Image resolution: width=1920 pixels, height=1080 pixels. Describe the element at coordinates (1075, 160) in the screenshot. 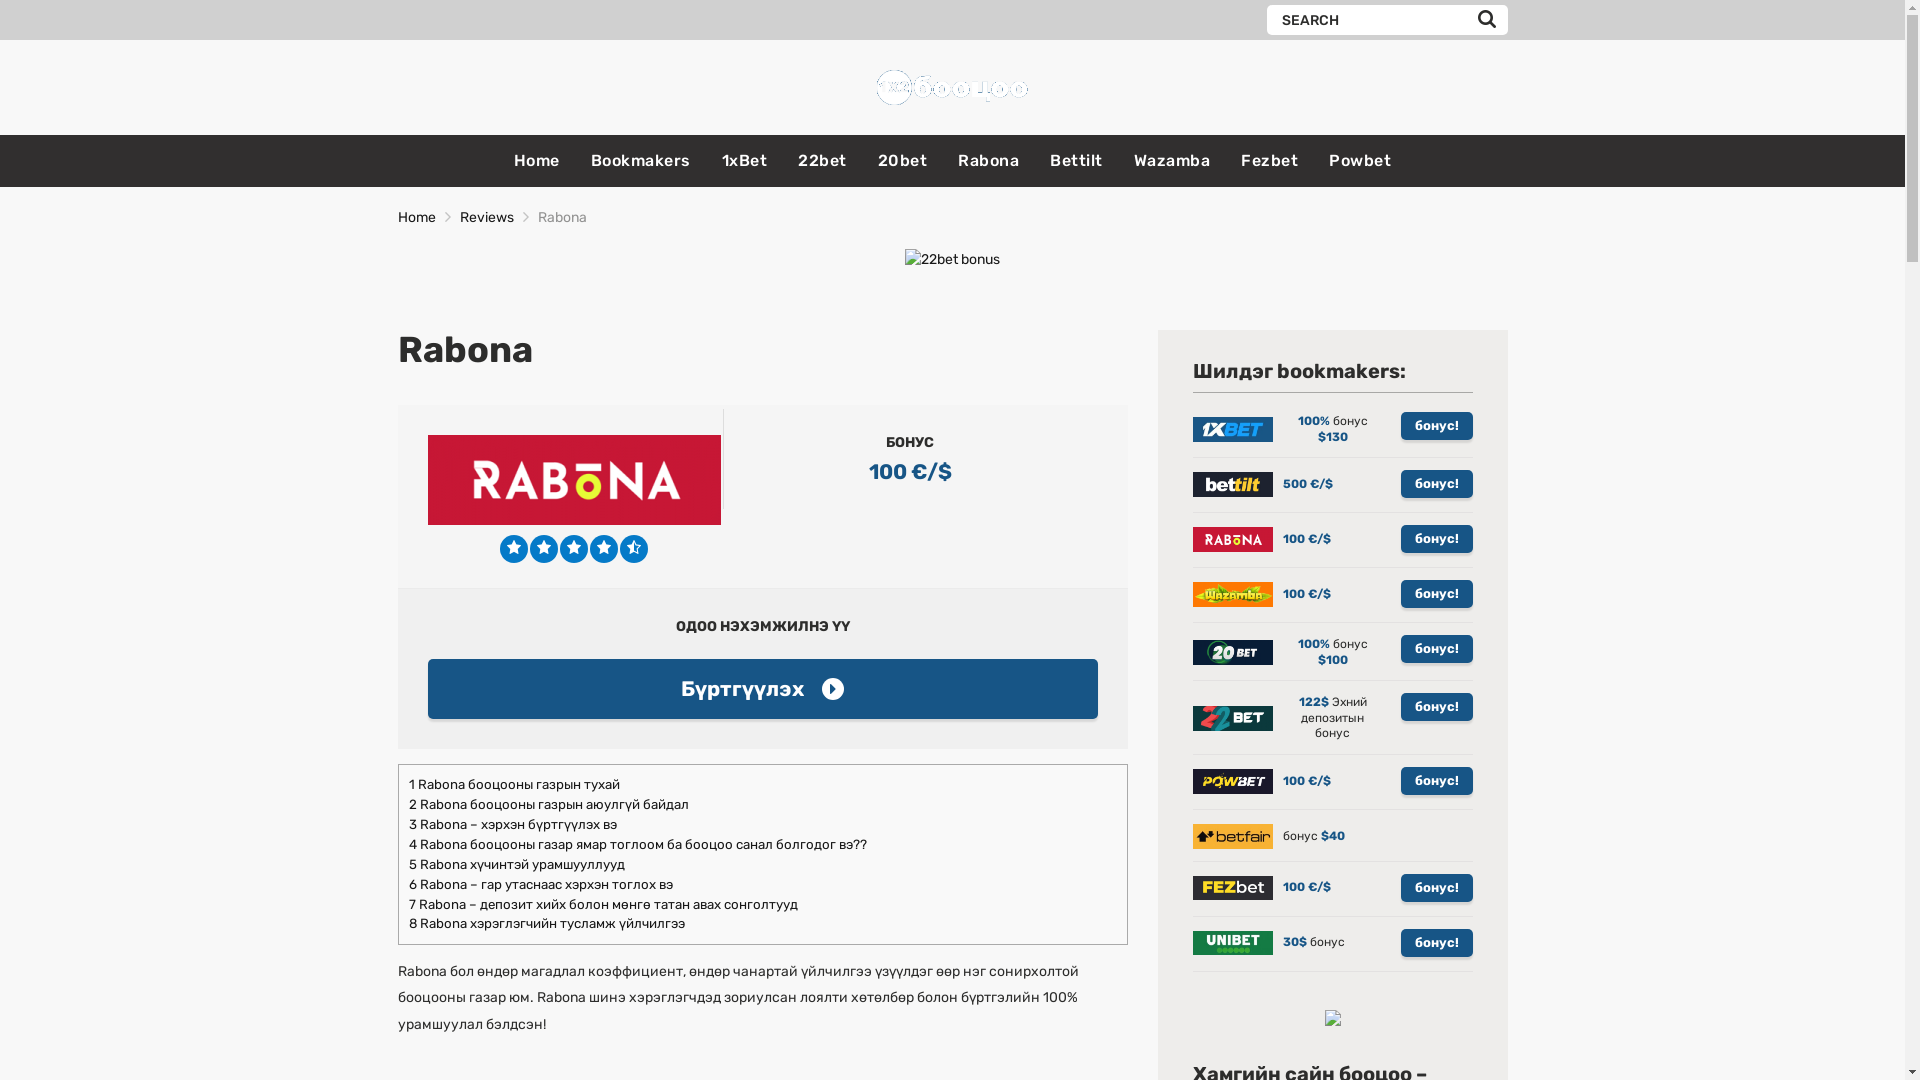

I see `'Bettilt'` at that location.